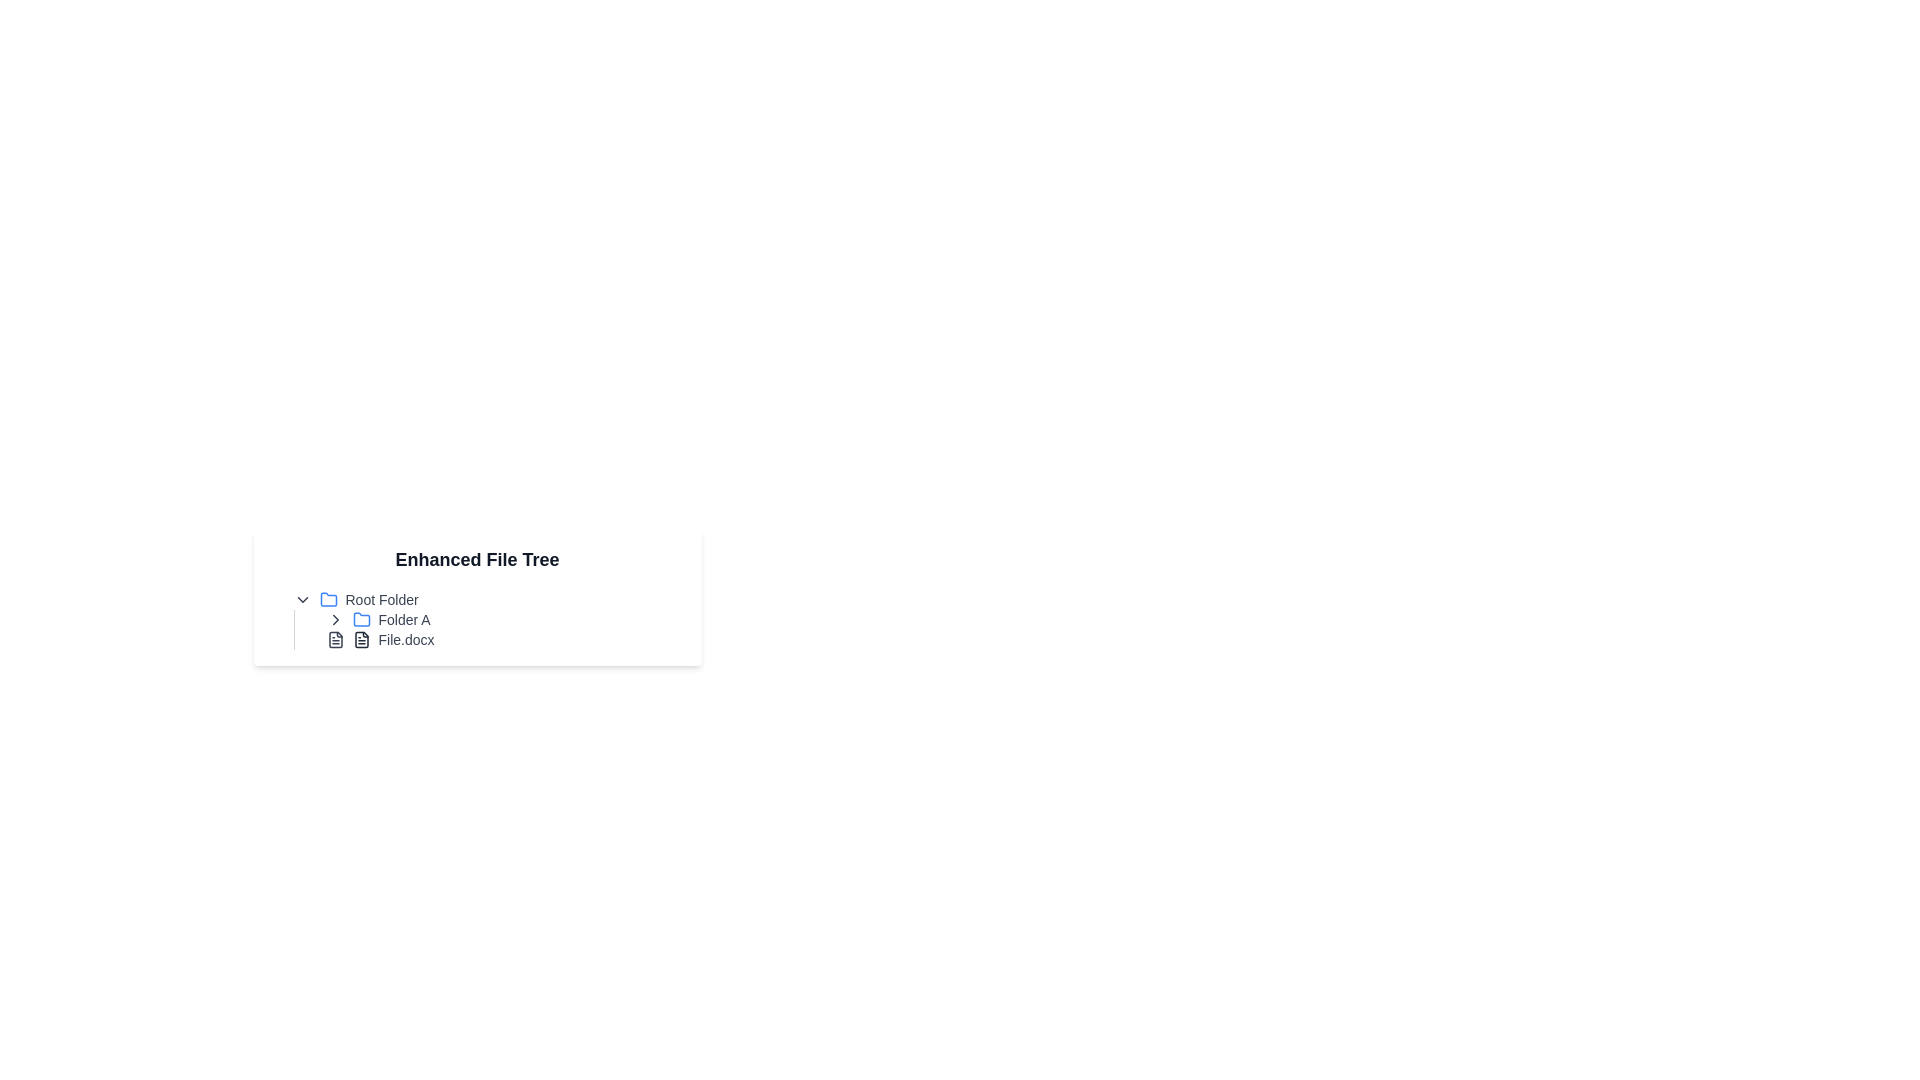 Image resolution: width=1920 pixels, height=1080 pixels. Describe the element at coordinates (361, 640) in the screenshot. I see `the document file icon, which is a small gray icon with a text outline, located to the left of 'File.docx'` at that location.